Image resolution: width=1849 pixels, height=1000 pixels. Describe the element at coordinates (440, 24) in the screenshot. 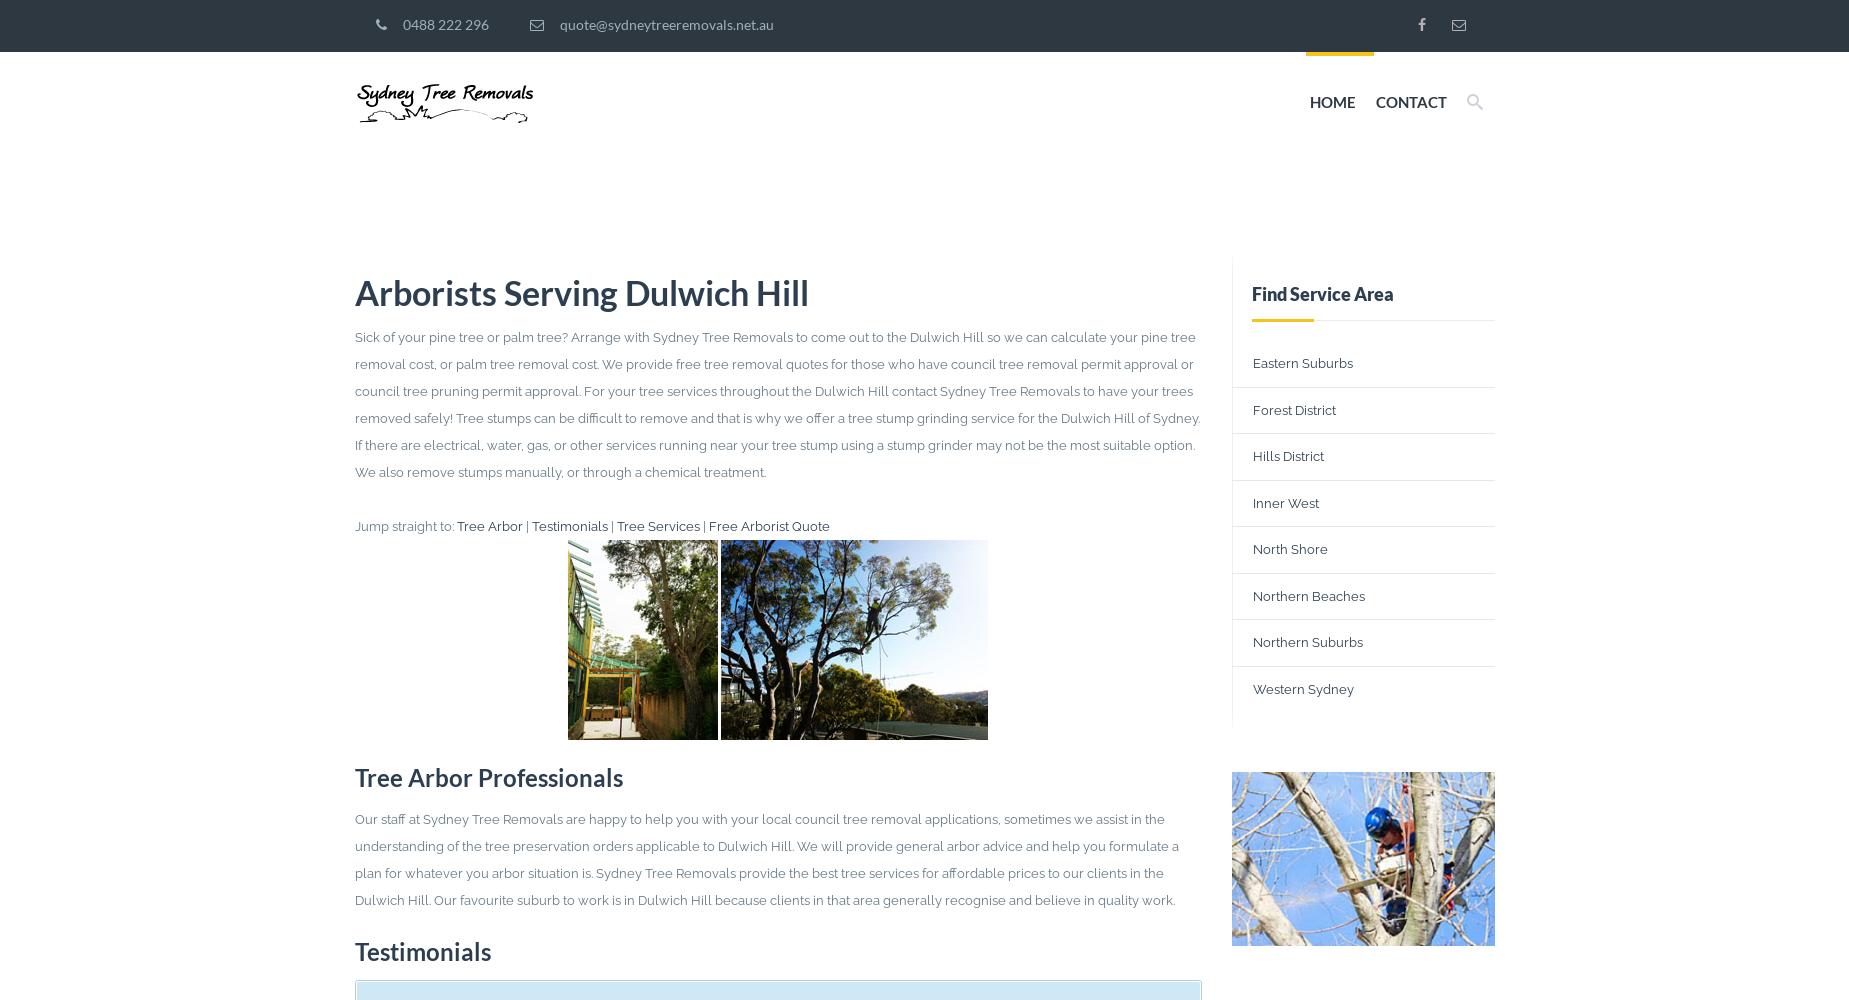

I see `'0488 222 296'` at that location.